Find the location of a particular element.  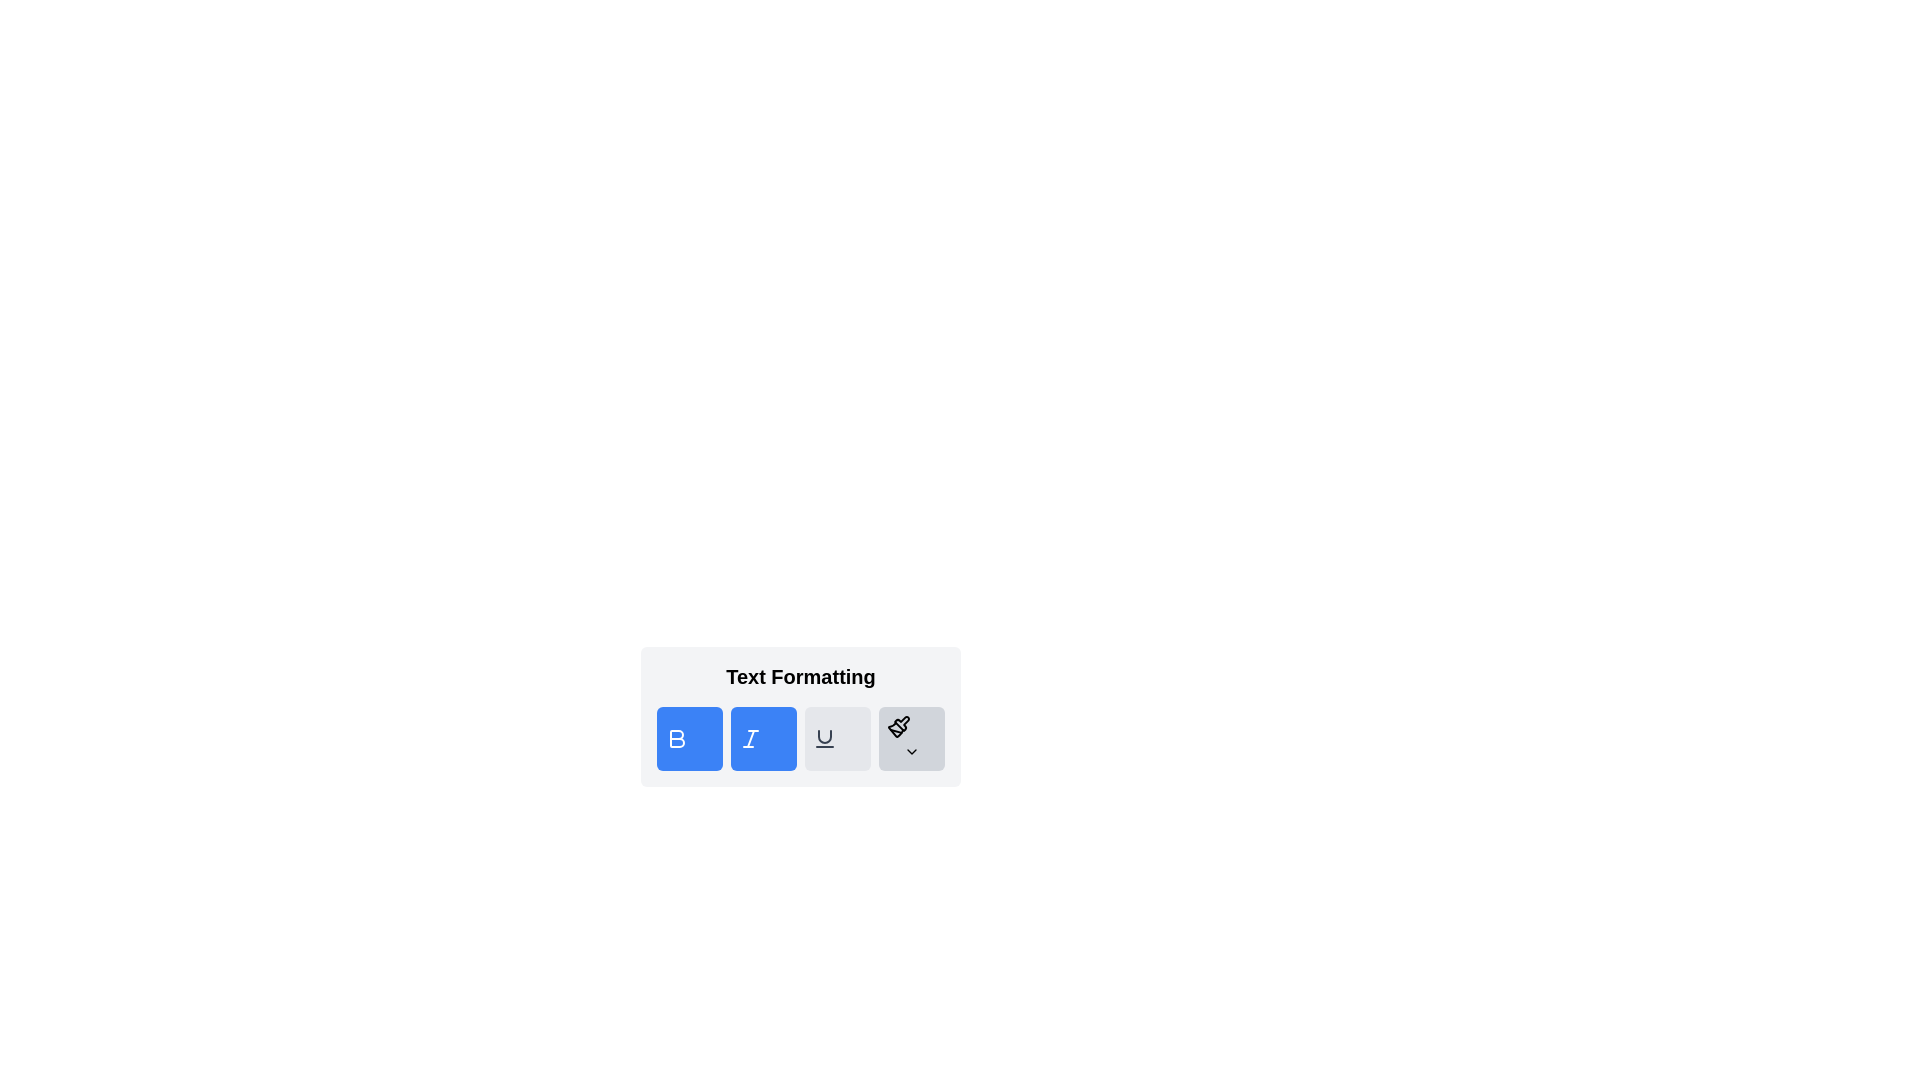

the italic text formatting button, represented by a slanted 'I' icon is located at coordinates (749, 739).